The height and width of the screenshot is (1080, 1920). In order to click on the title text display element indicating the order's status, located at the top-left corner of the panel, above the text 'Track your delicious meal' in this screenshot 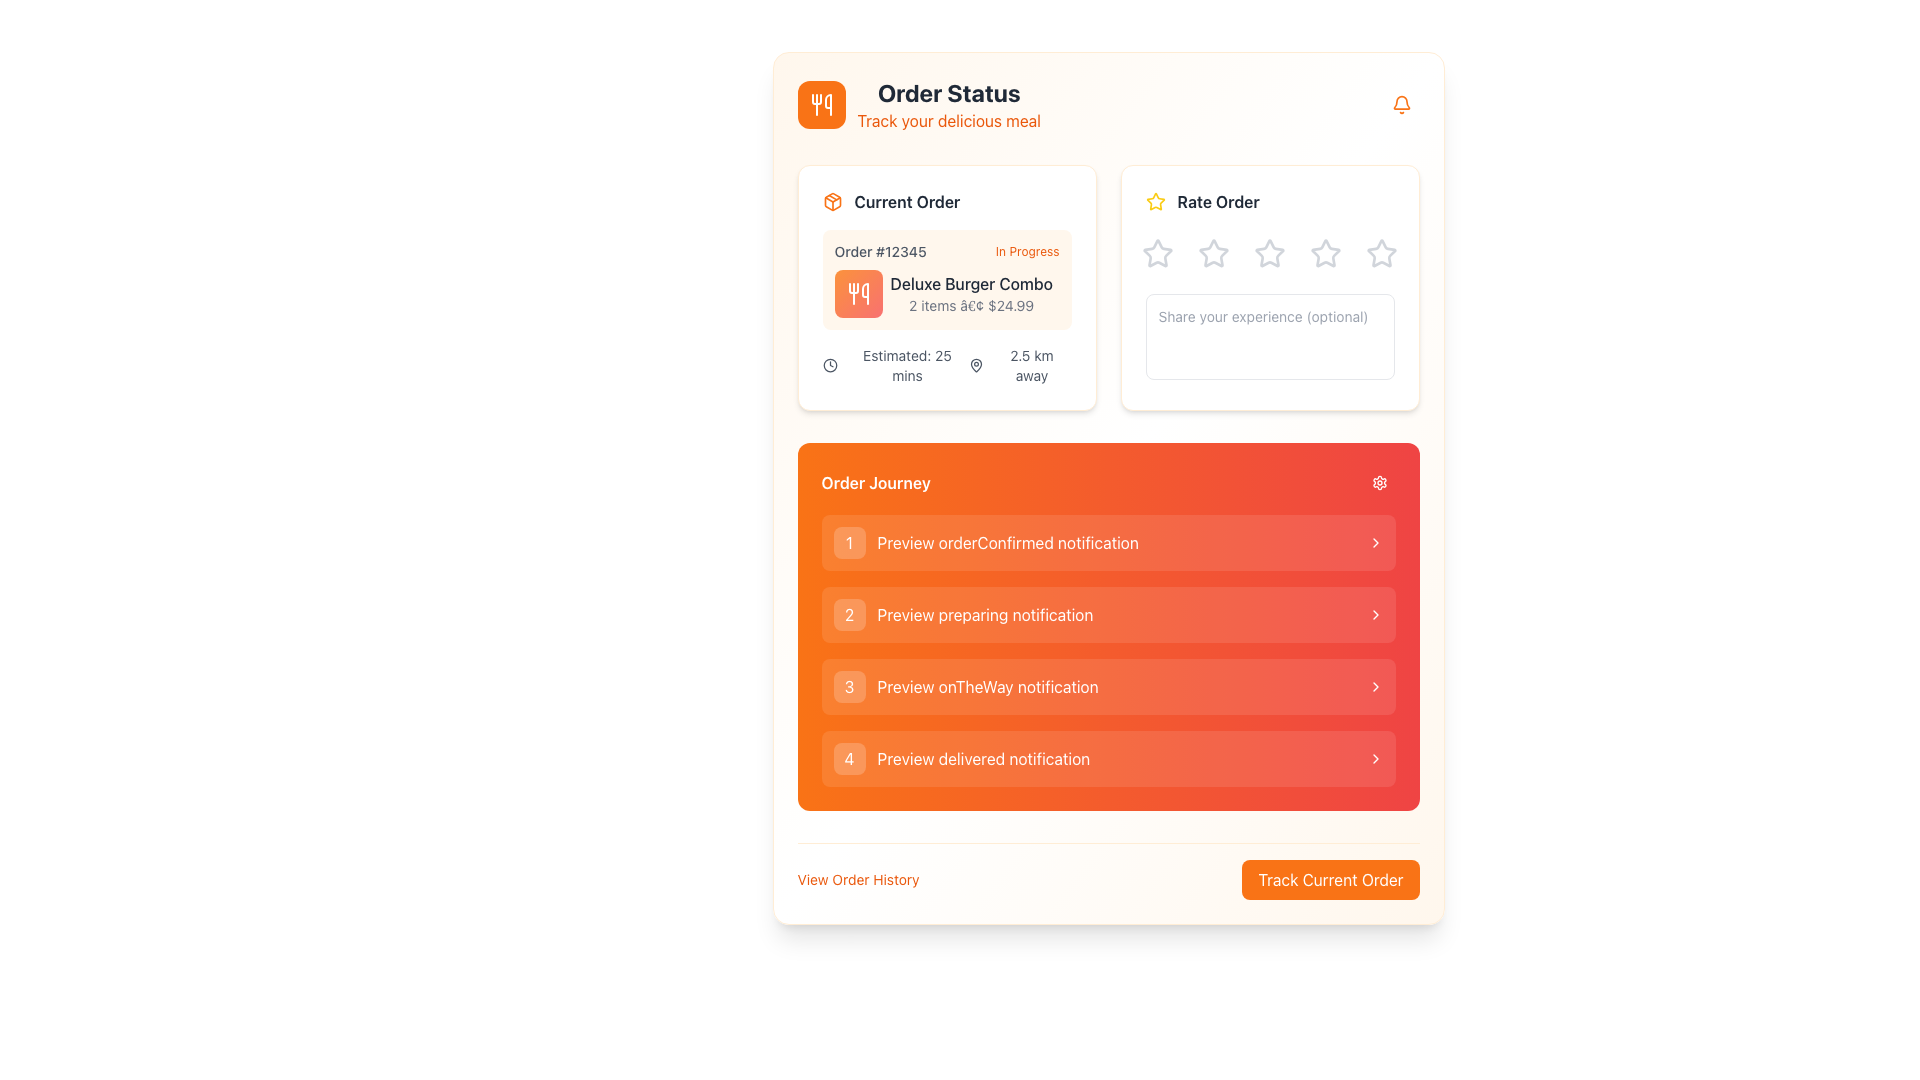, I will do `click(948, 92)`.